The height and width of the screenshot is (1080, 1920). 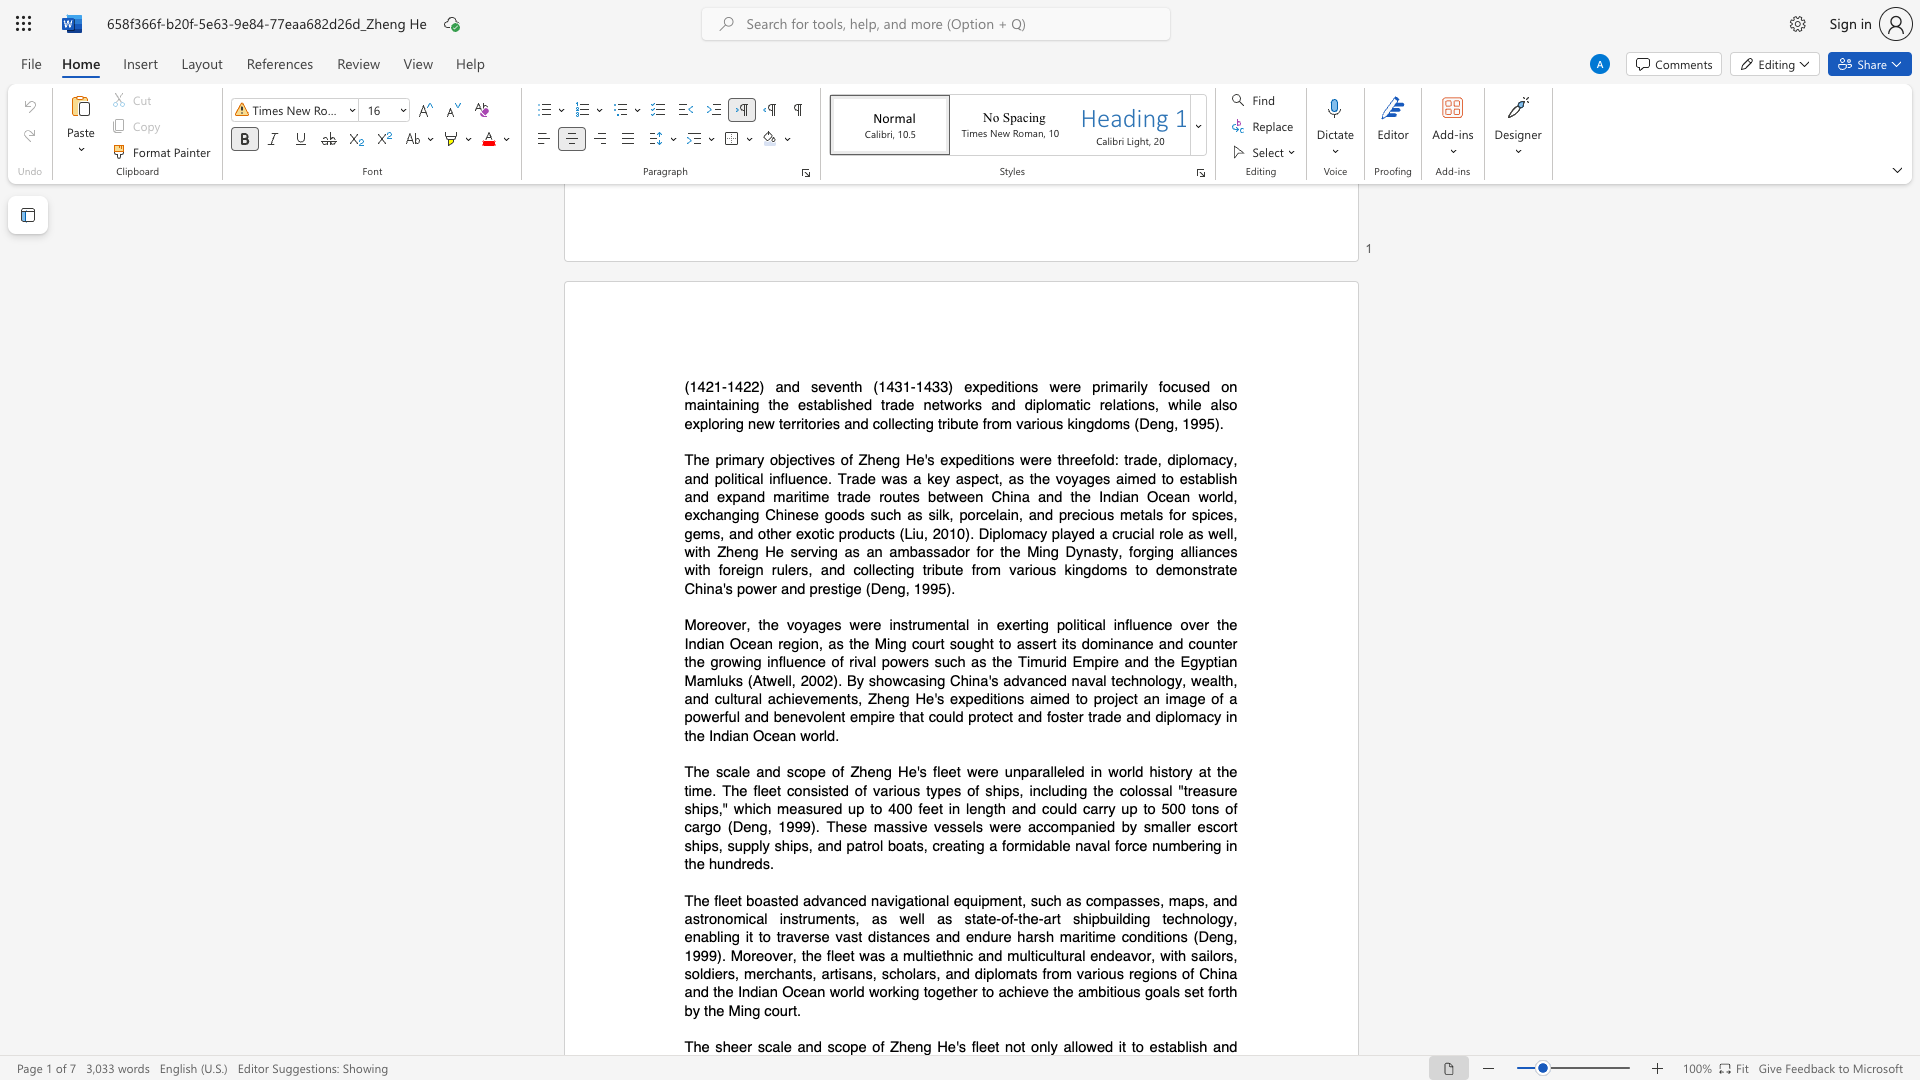 What do you see at coordinates (1070, 1046) in the screenshot?
I see `the subset text "llo" within the text "The sheer scale and scope of Zheng He"` at bounding box center [1070, 1046].